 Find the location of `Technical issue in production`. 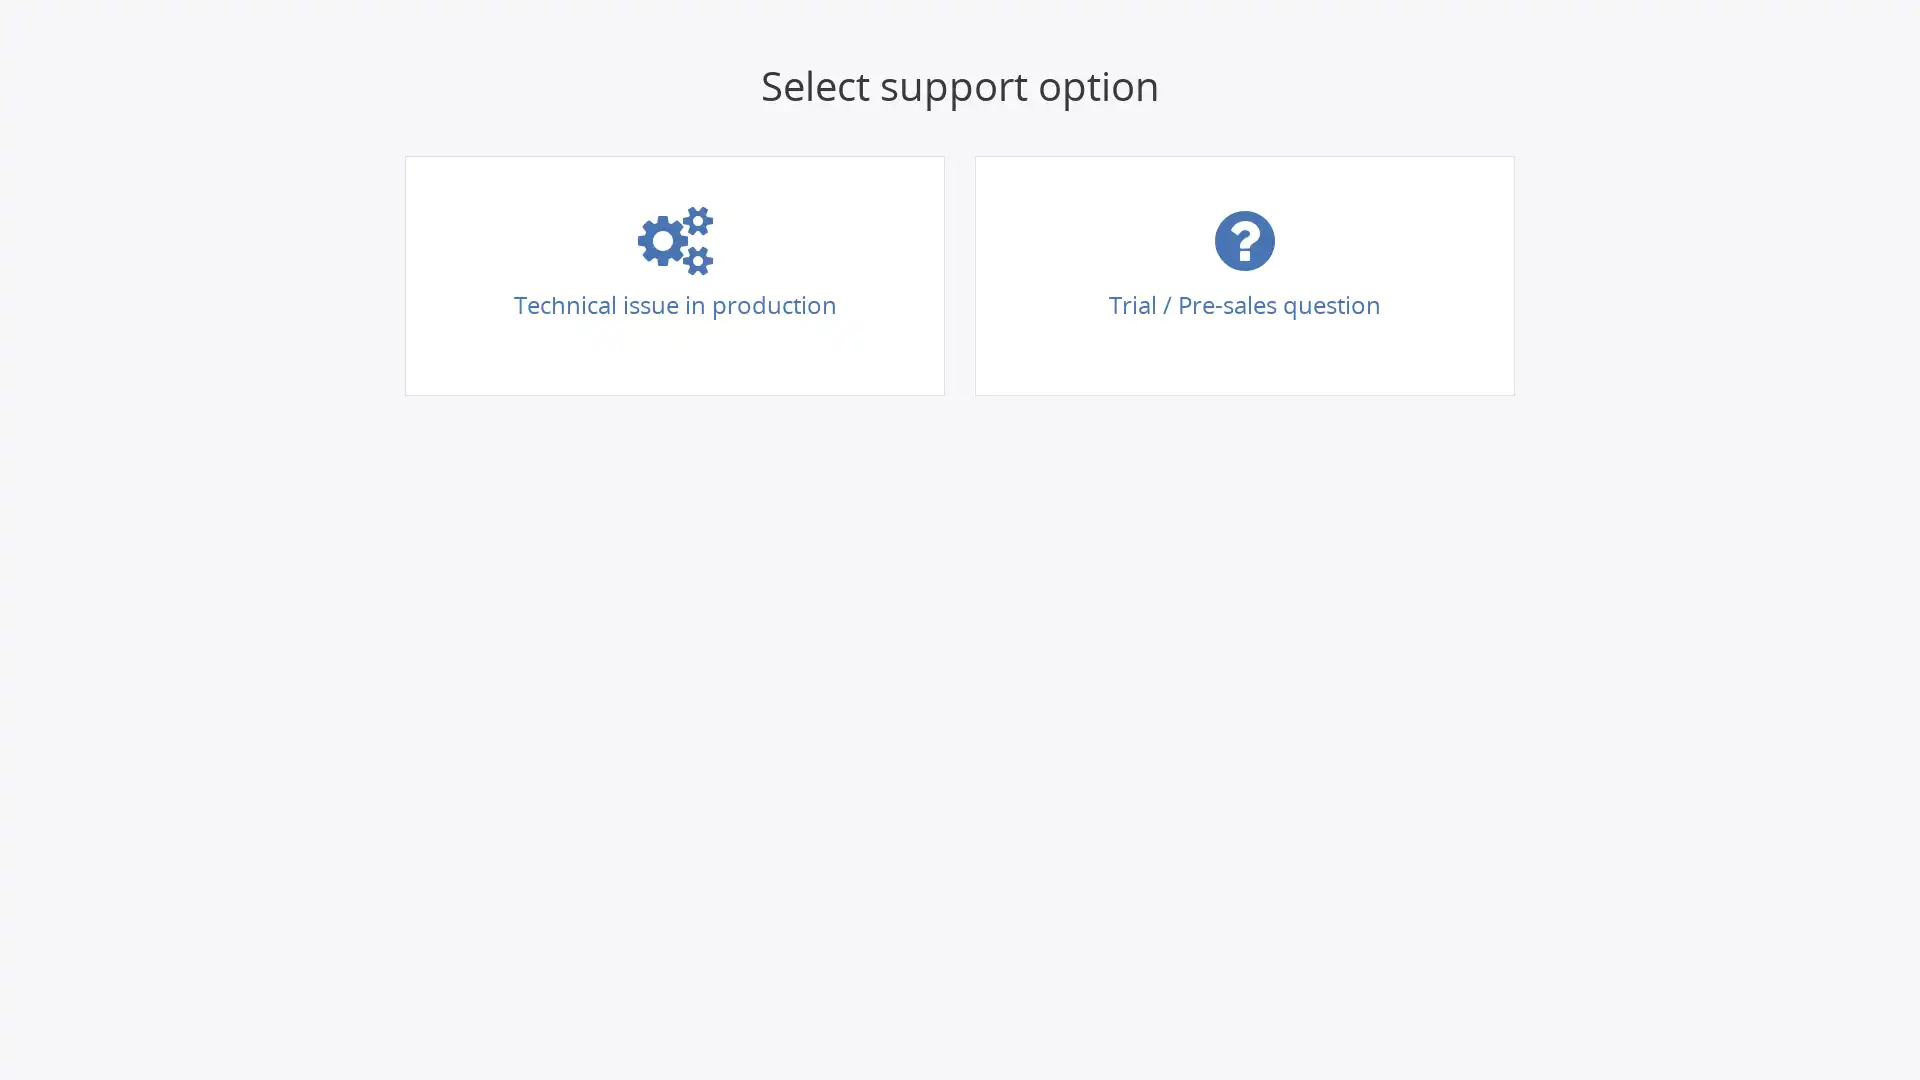

Technical issue in production is located at coordinates (675, 276).